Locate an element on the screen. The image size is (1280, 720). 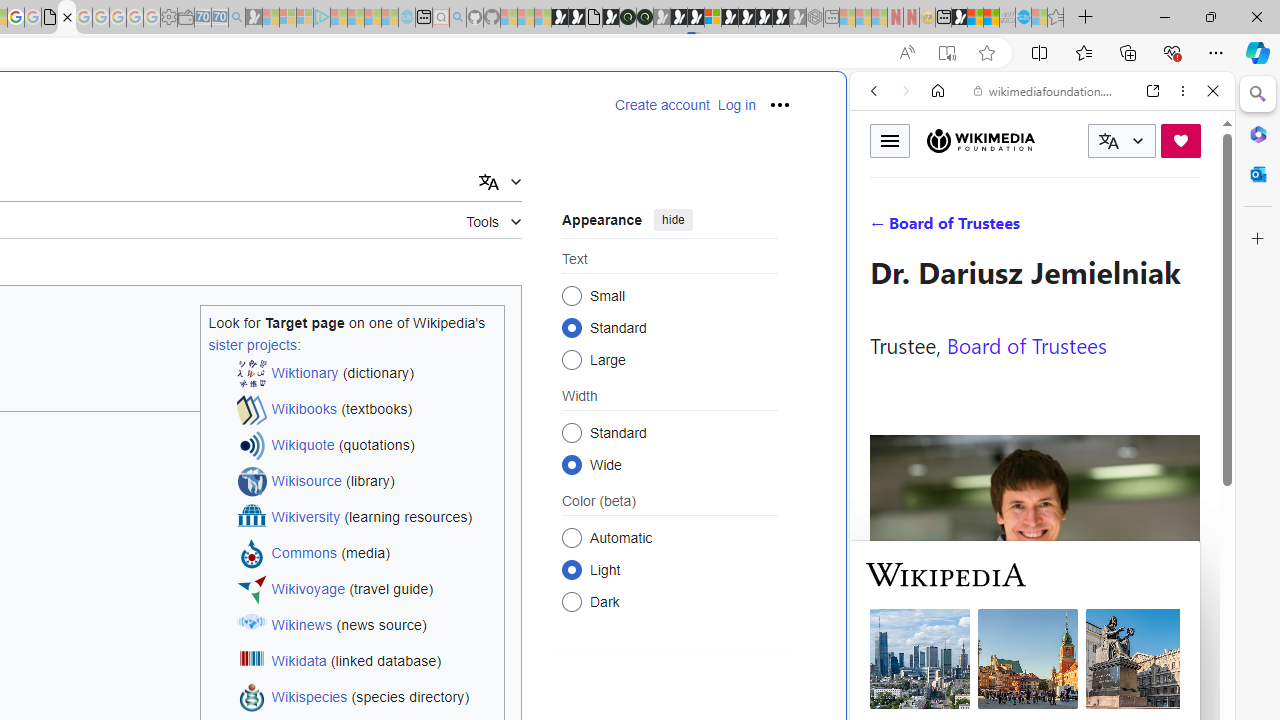
'Wikispecies (species directory)' is located at coordinates (366, 697).